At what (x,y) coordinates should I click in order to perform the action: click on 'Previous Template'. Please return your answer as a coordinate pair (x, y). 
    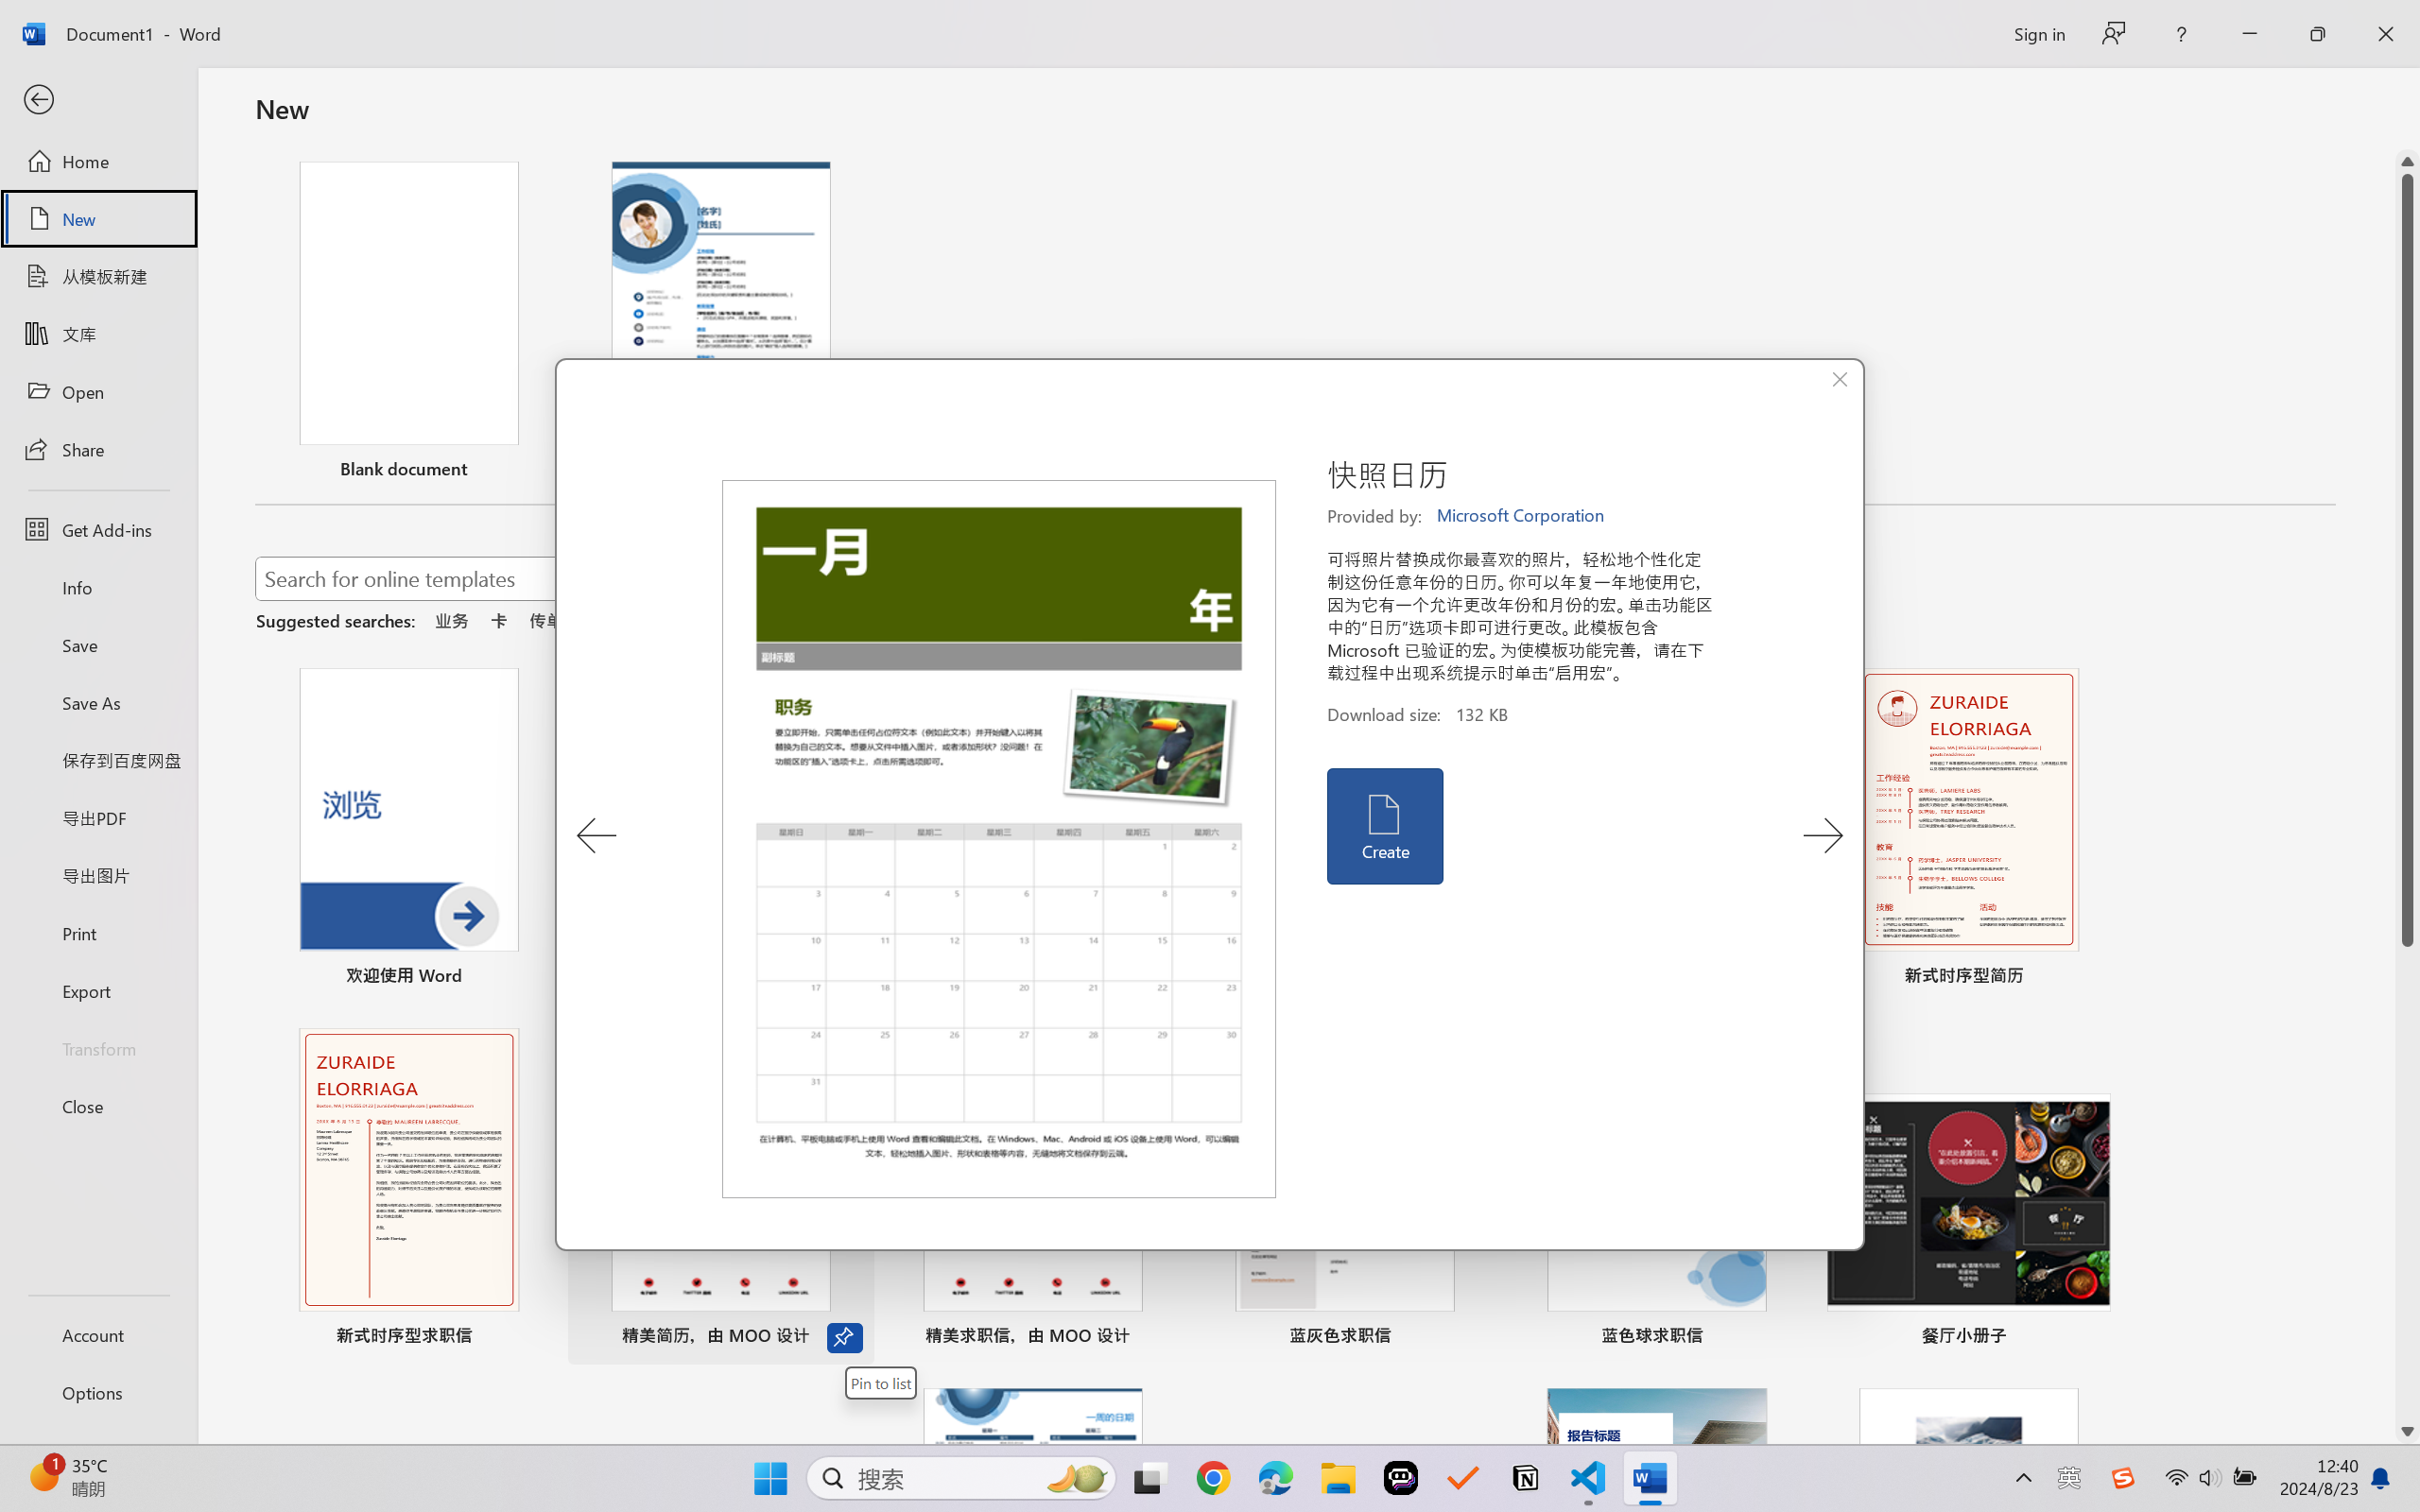
    Looking at the image, I should click on (596, 835).